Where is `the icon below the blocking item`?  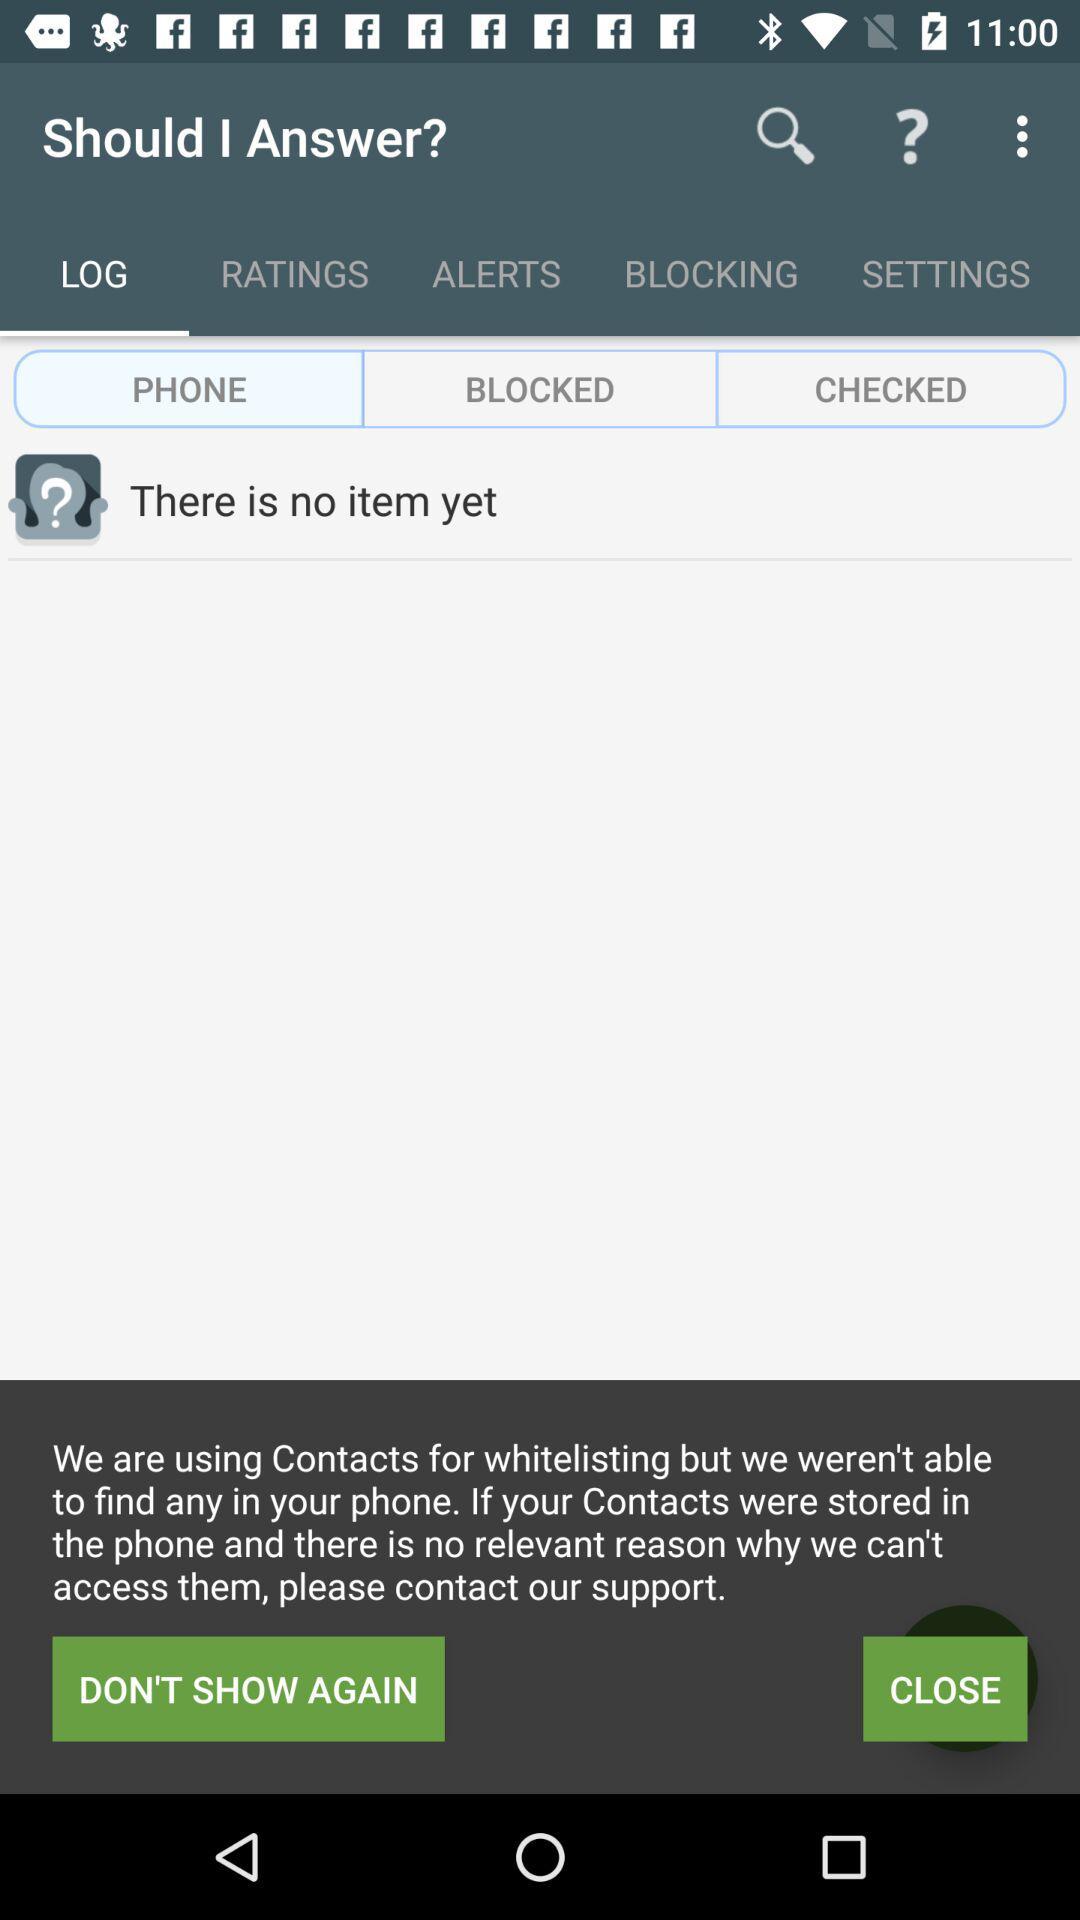 the icon below the blocking item is located at coordinates (890, 388).